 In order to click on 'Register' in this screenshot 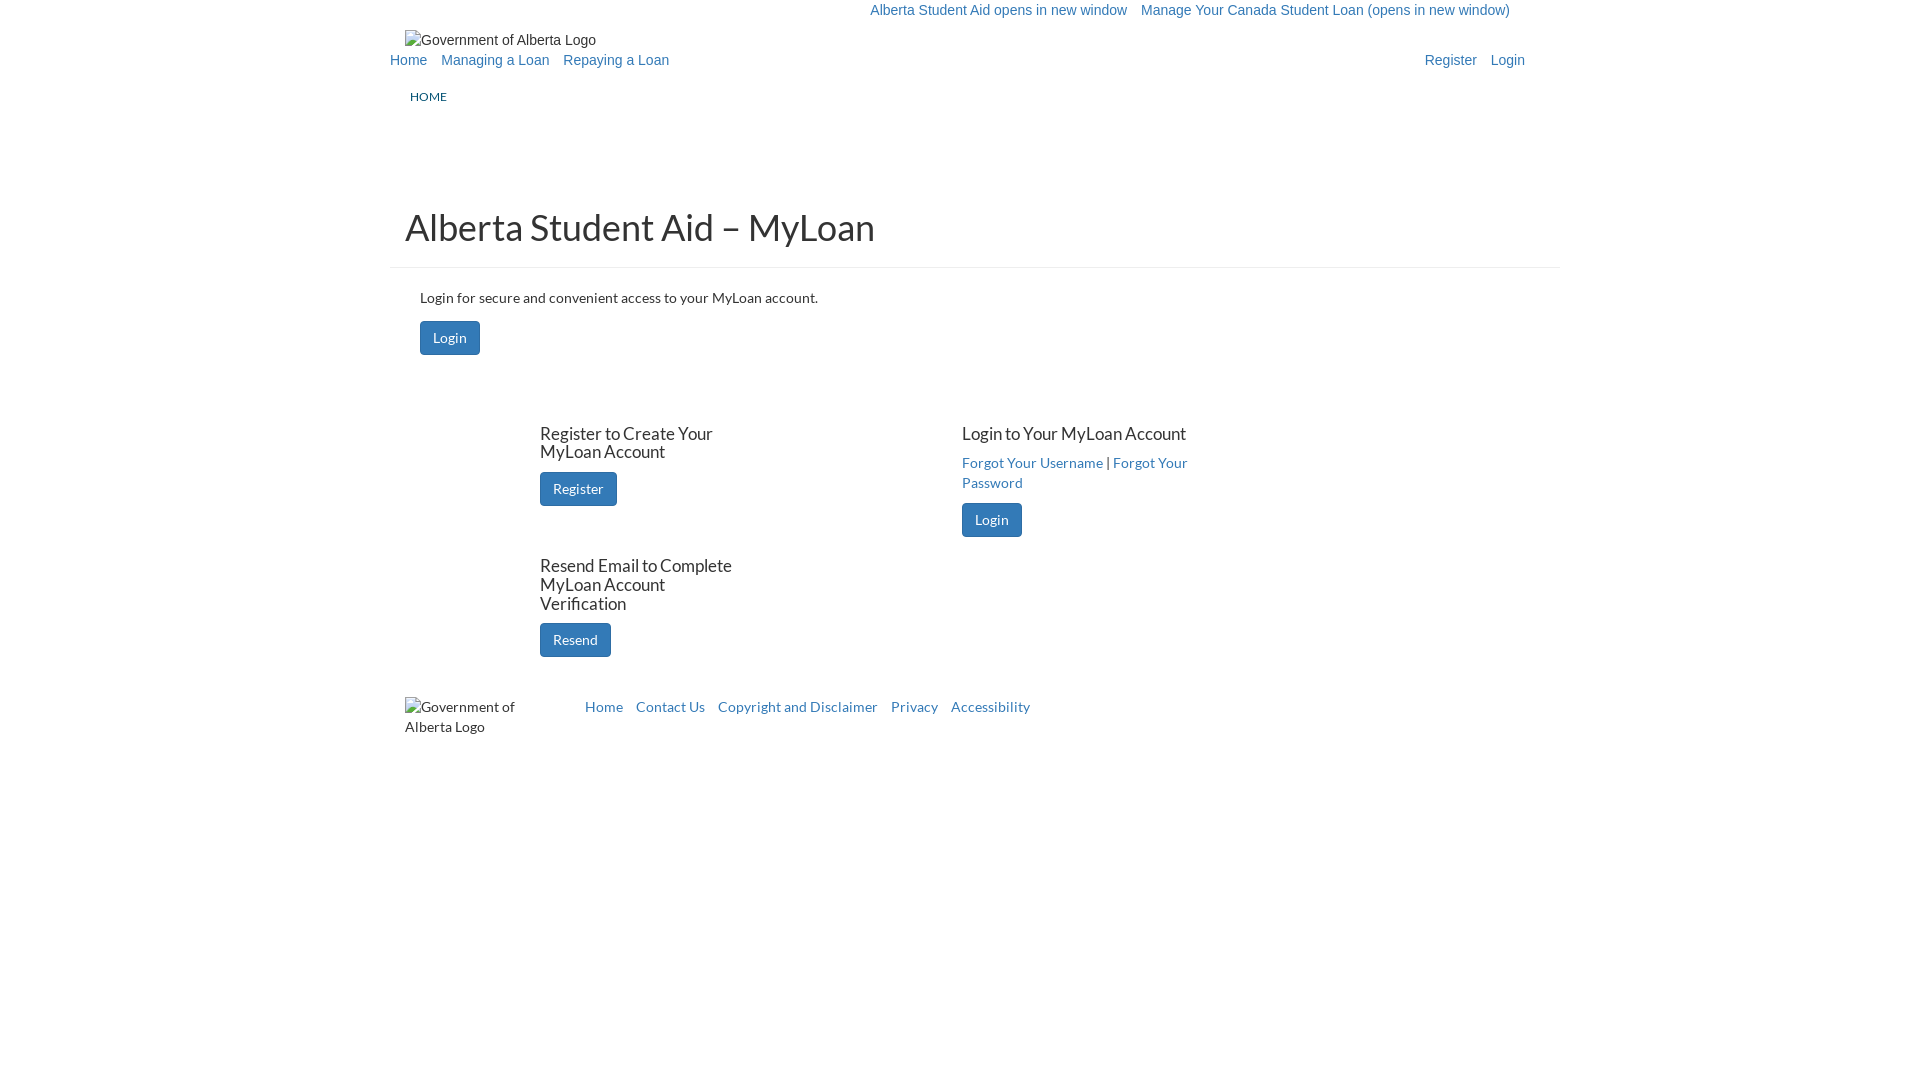, I will do `click(577, 489)`.